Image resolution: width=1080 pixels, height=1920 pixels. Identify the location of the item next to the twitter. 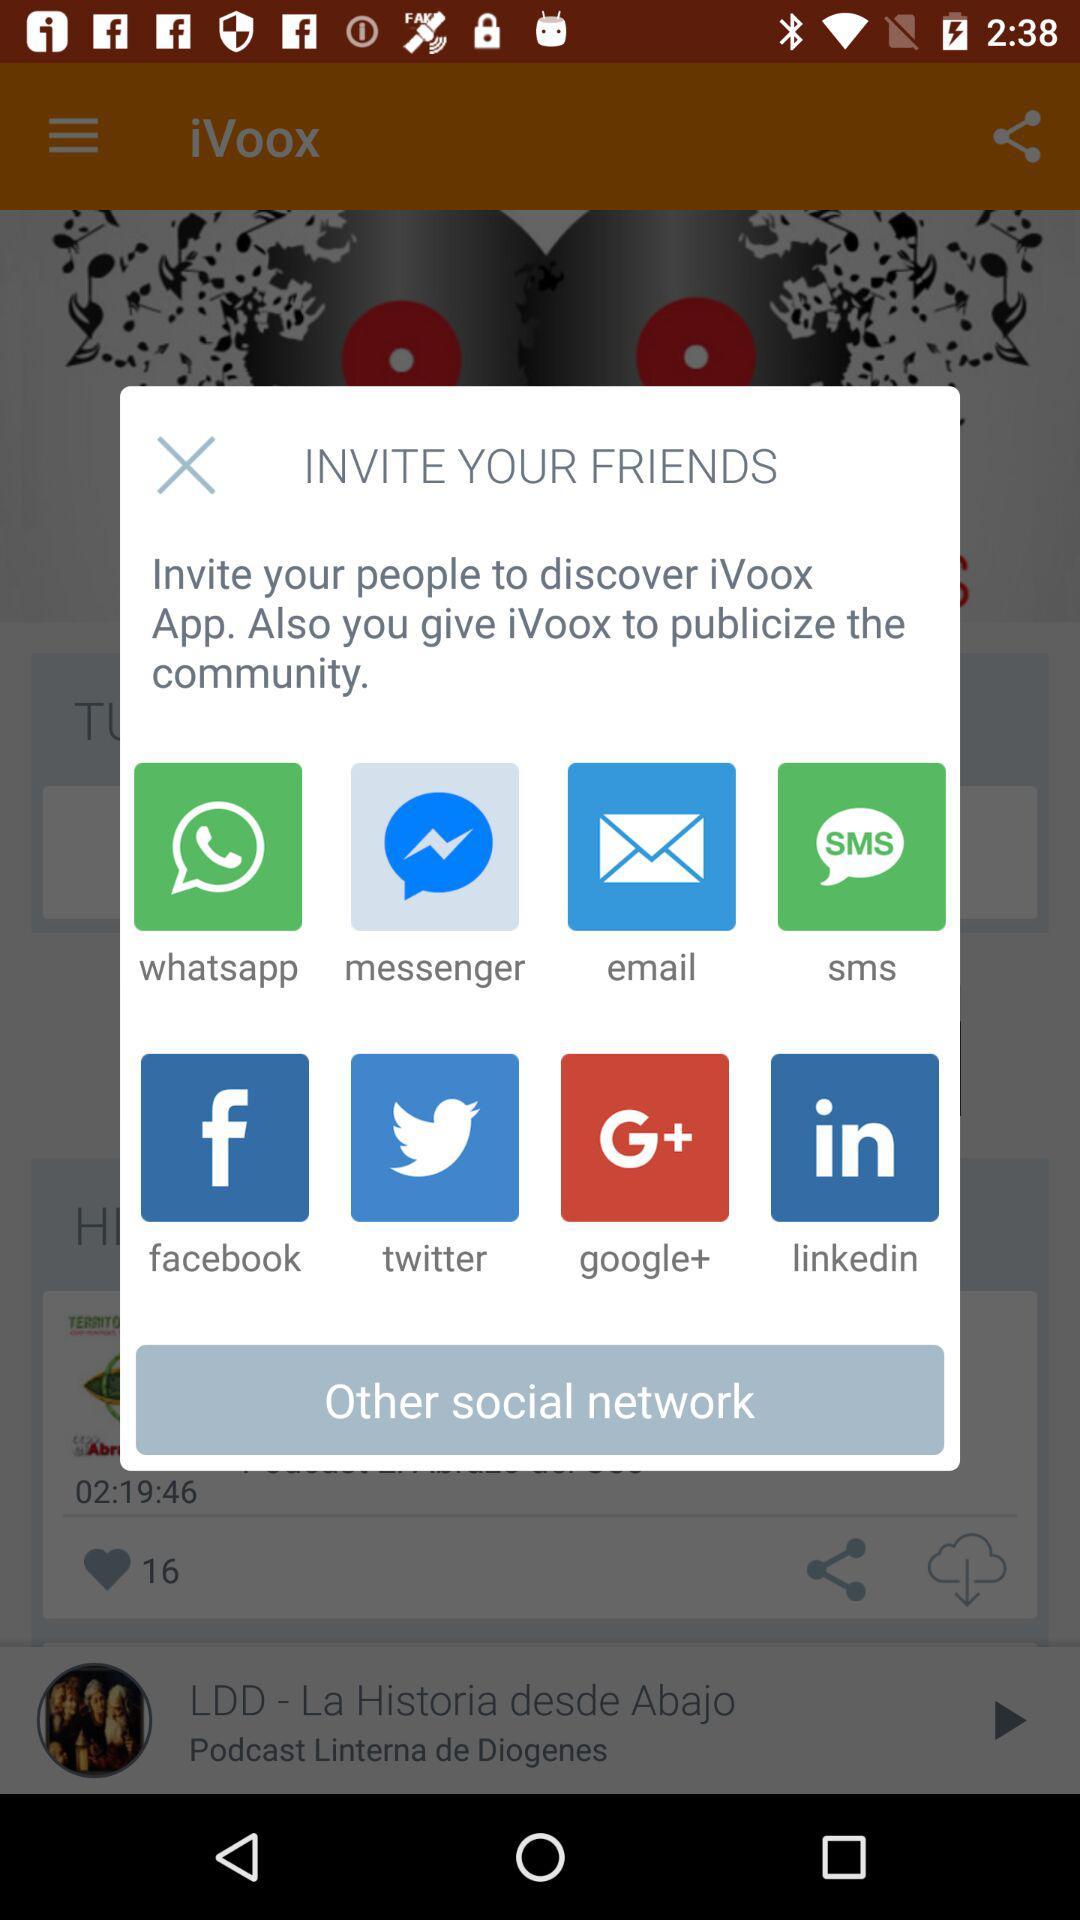
(224, 1167).